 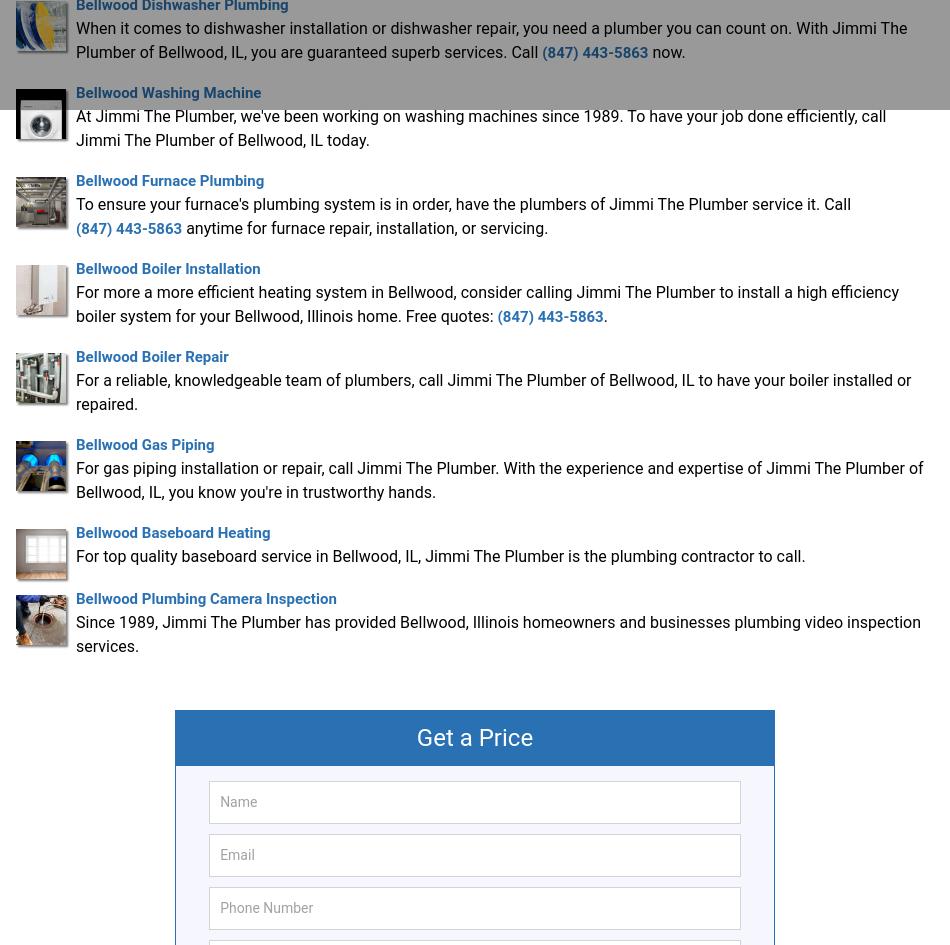 I want to click on 'now.', so click(x=647, y=51).